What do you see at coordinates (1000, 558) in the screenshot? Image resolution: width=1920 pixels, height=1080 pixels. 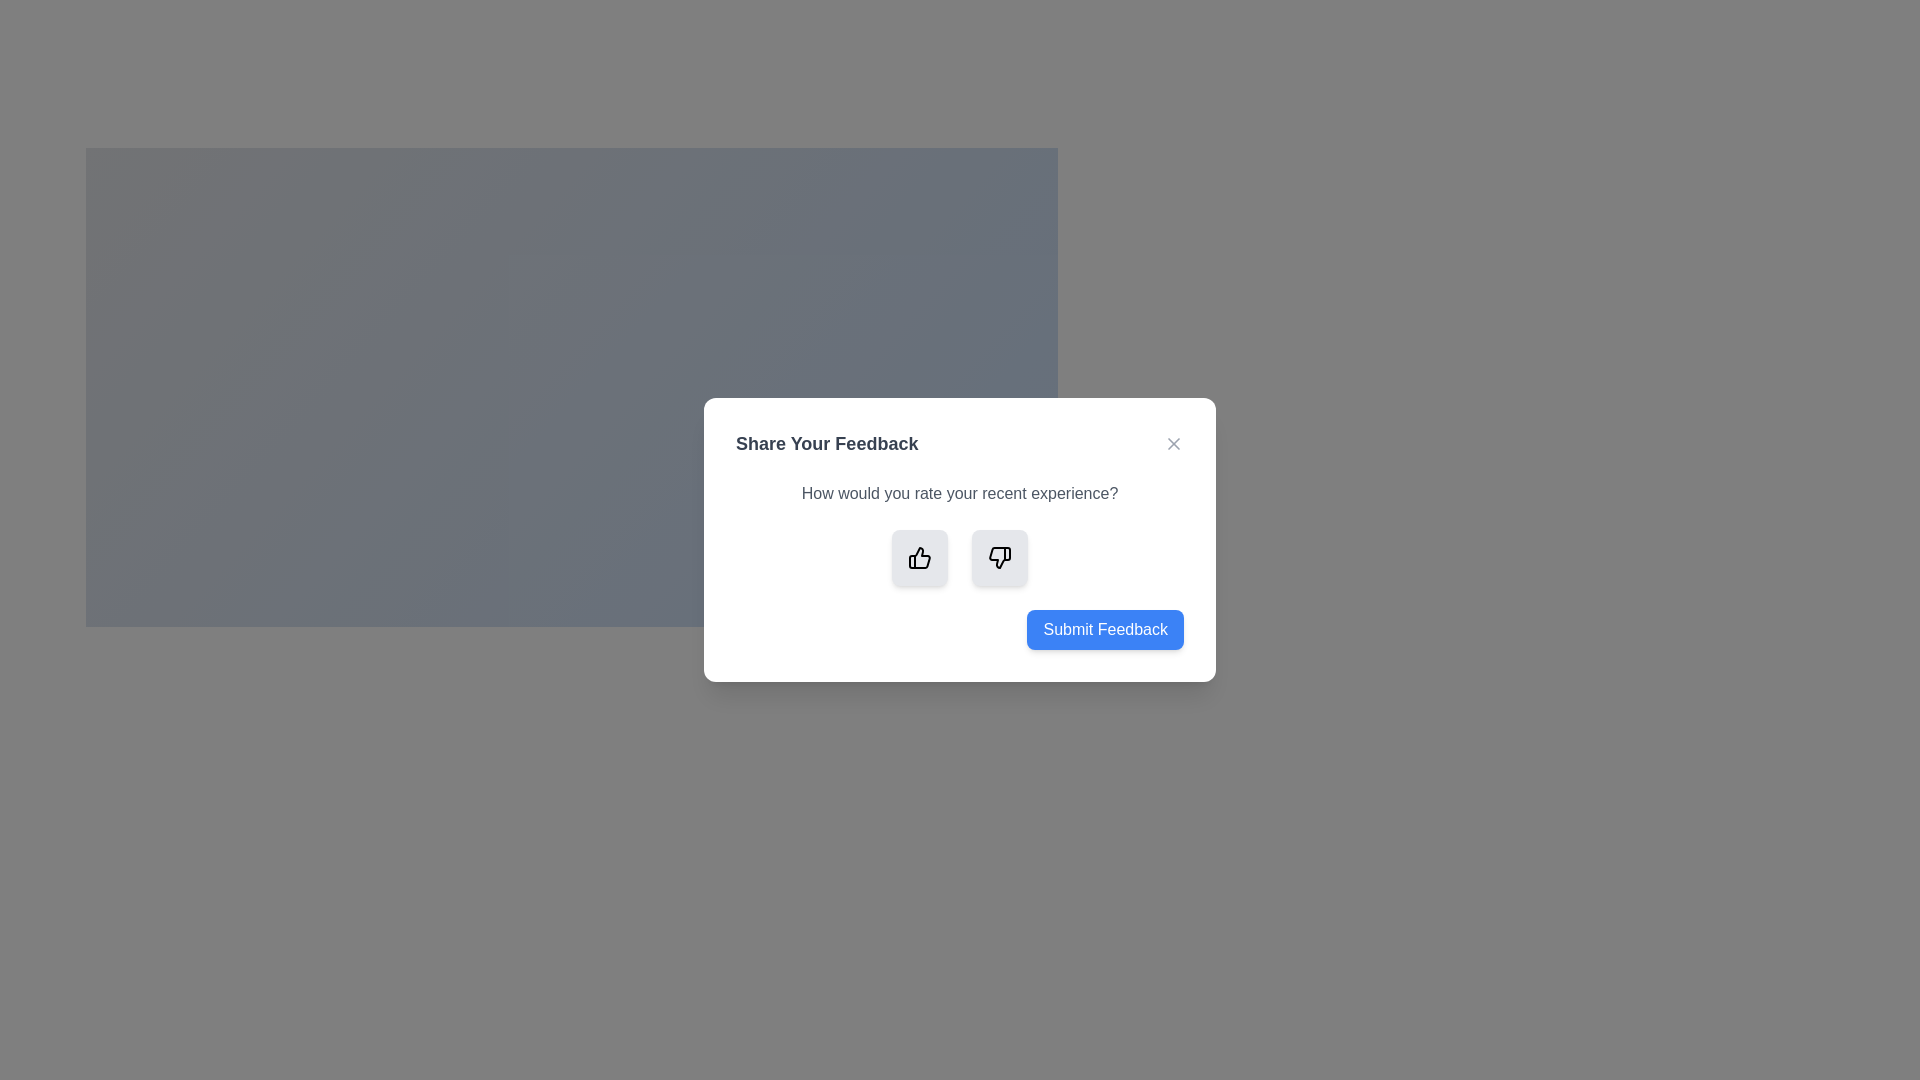 I see `the Icon Button for negative feedback, positioned below the question 'How would you rate your recent experience?'` at bounding box center [1000, 558].